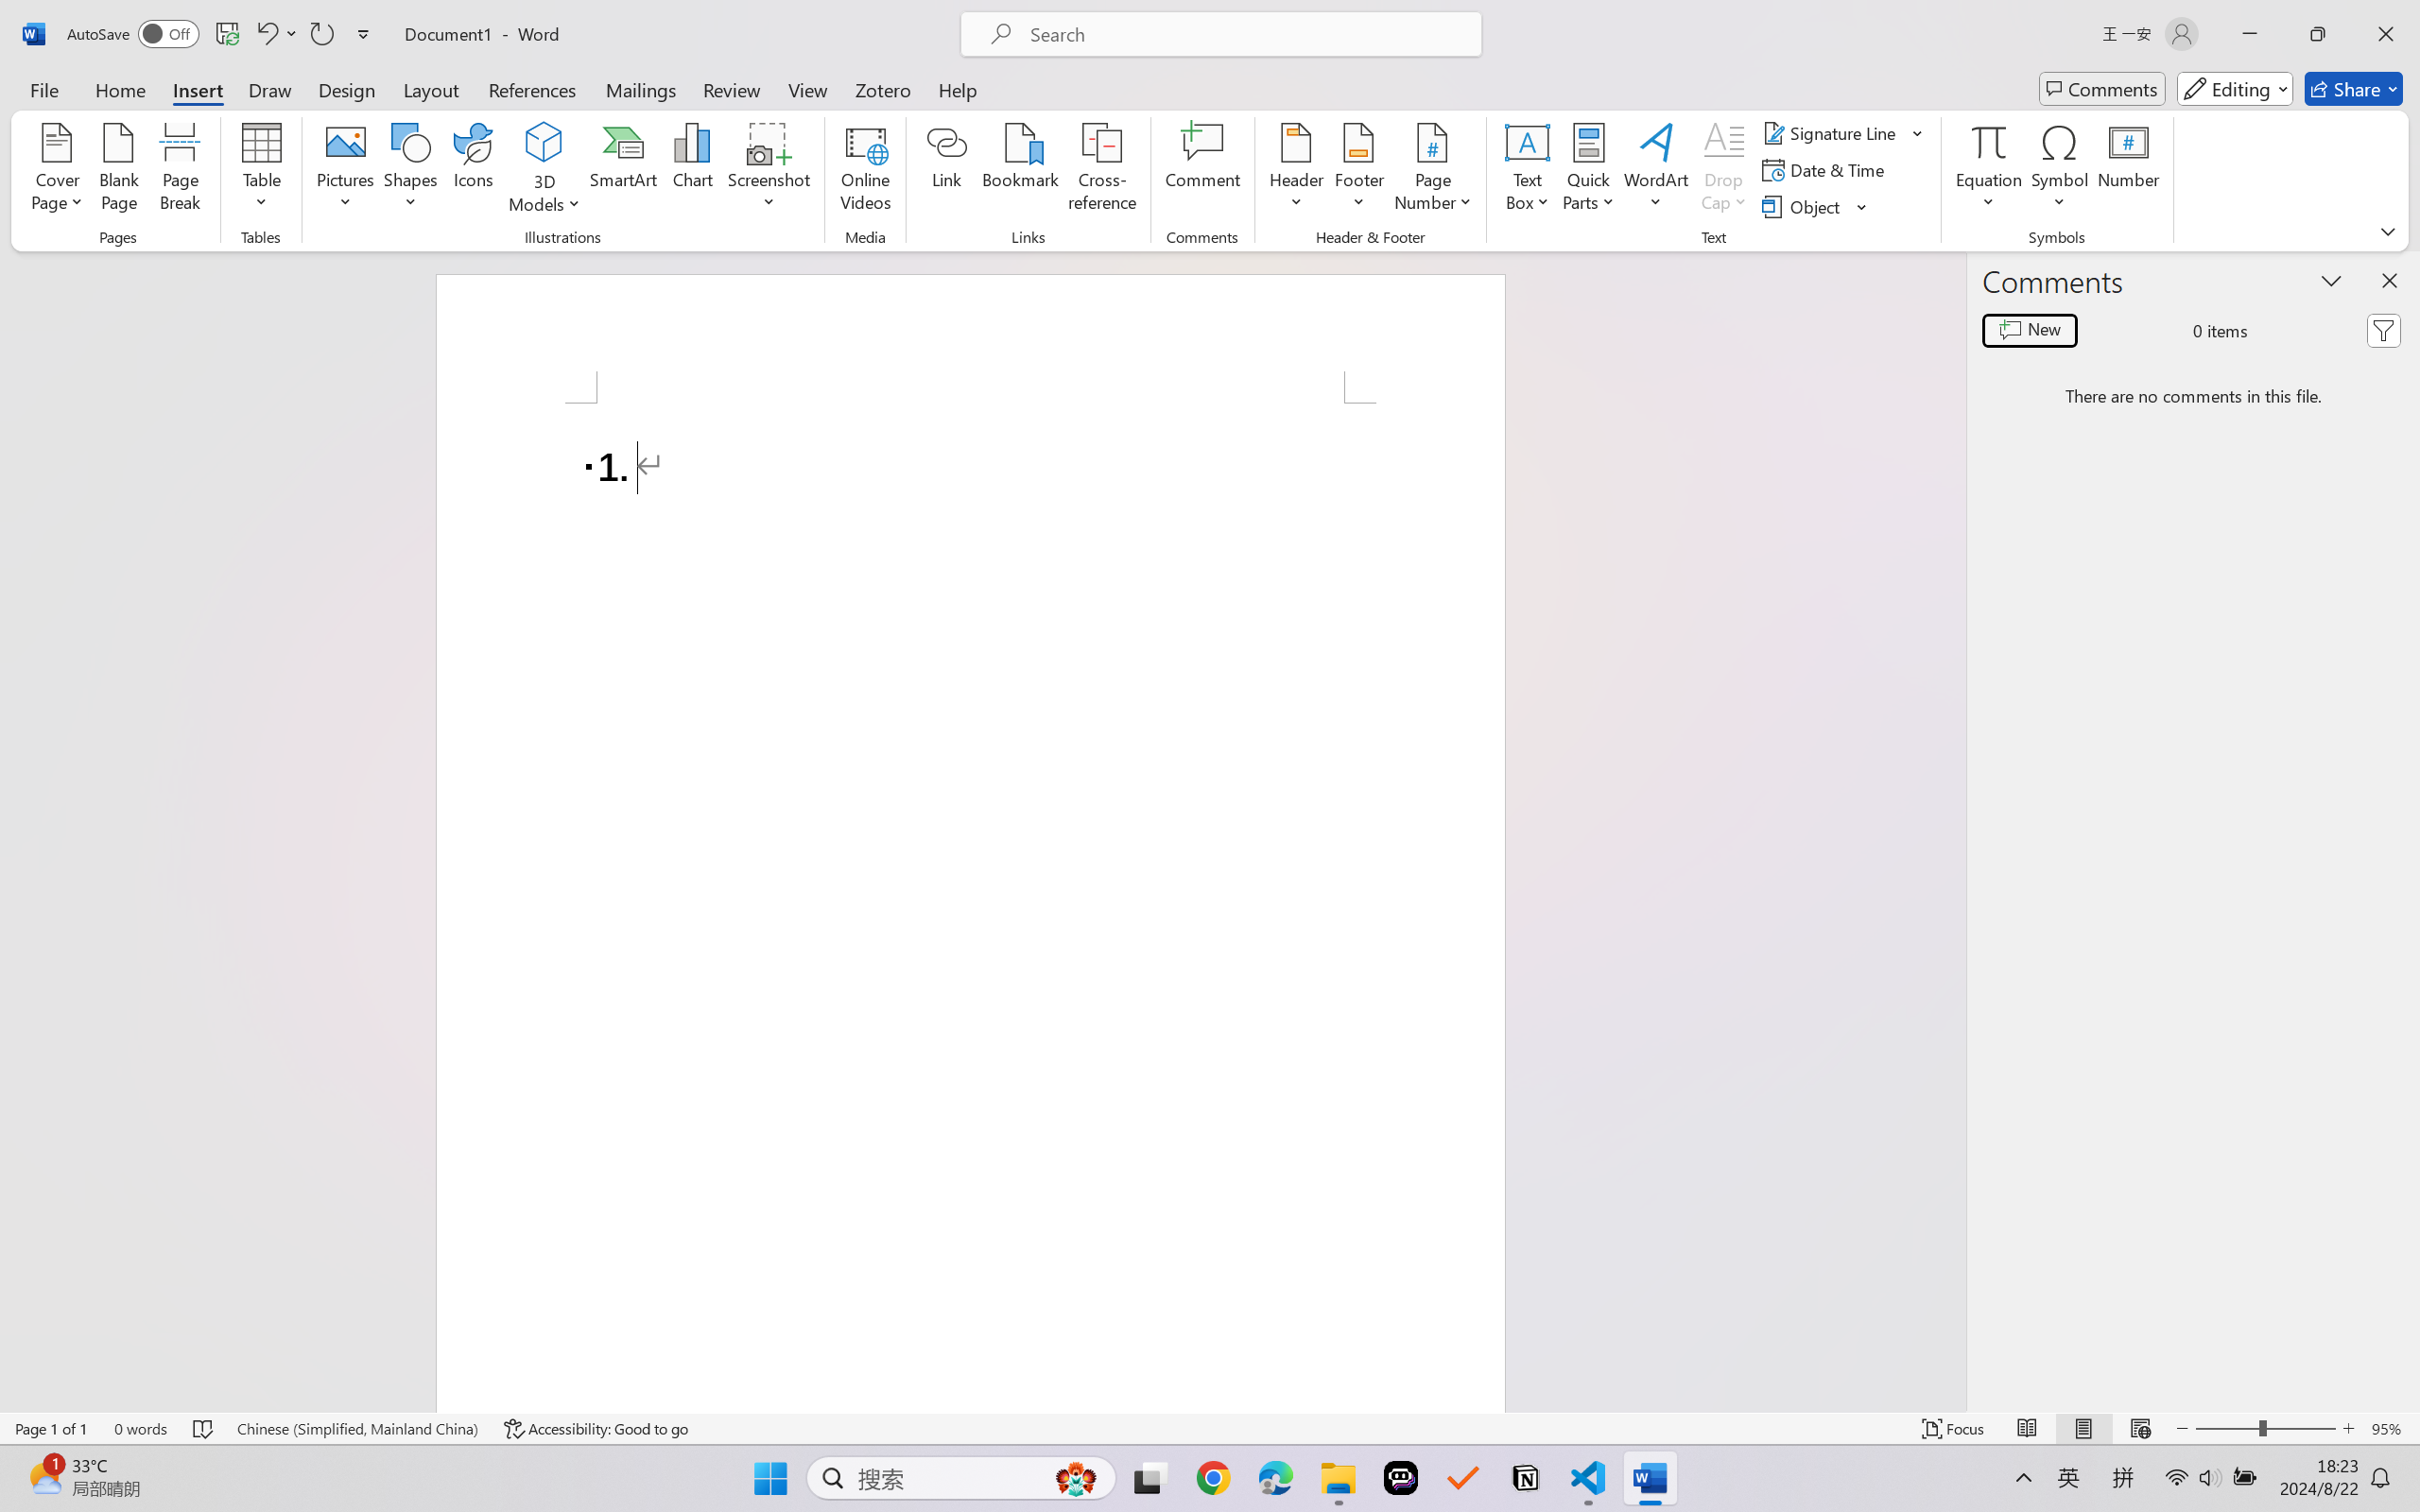 This screenshot has height=1512, width=2420. Describe the element at coordinates (2383, 331) in the screenshot. I see `'Filter'` at that location.